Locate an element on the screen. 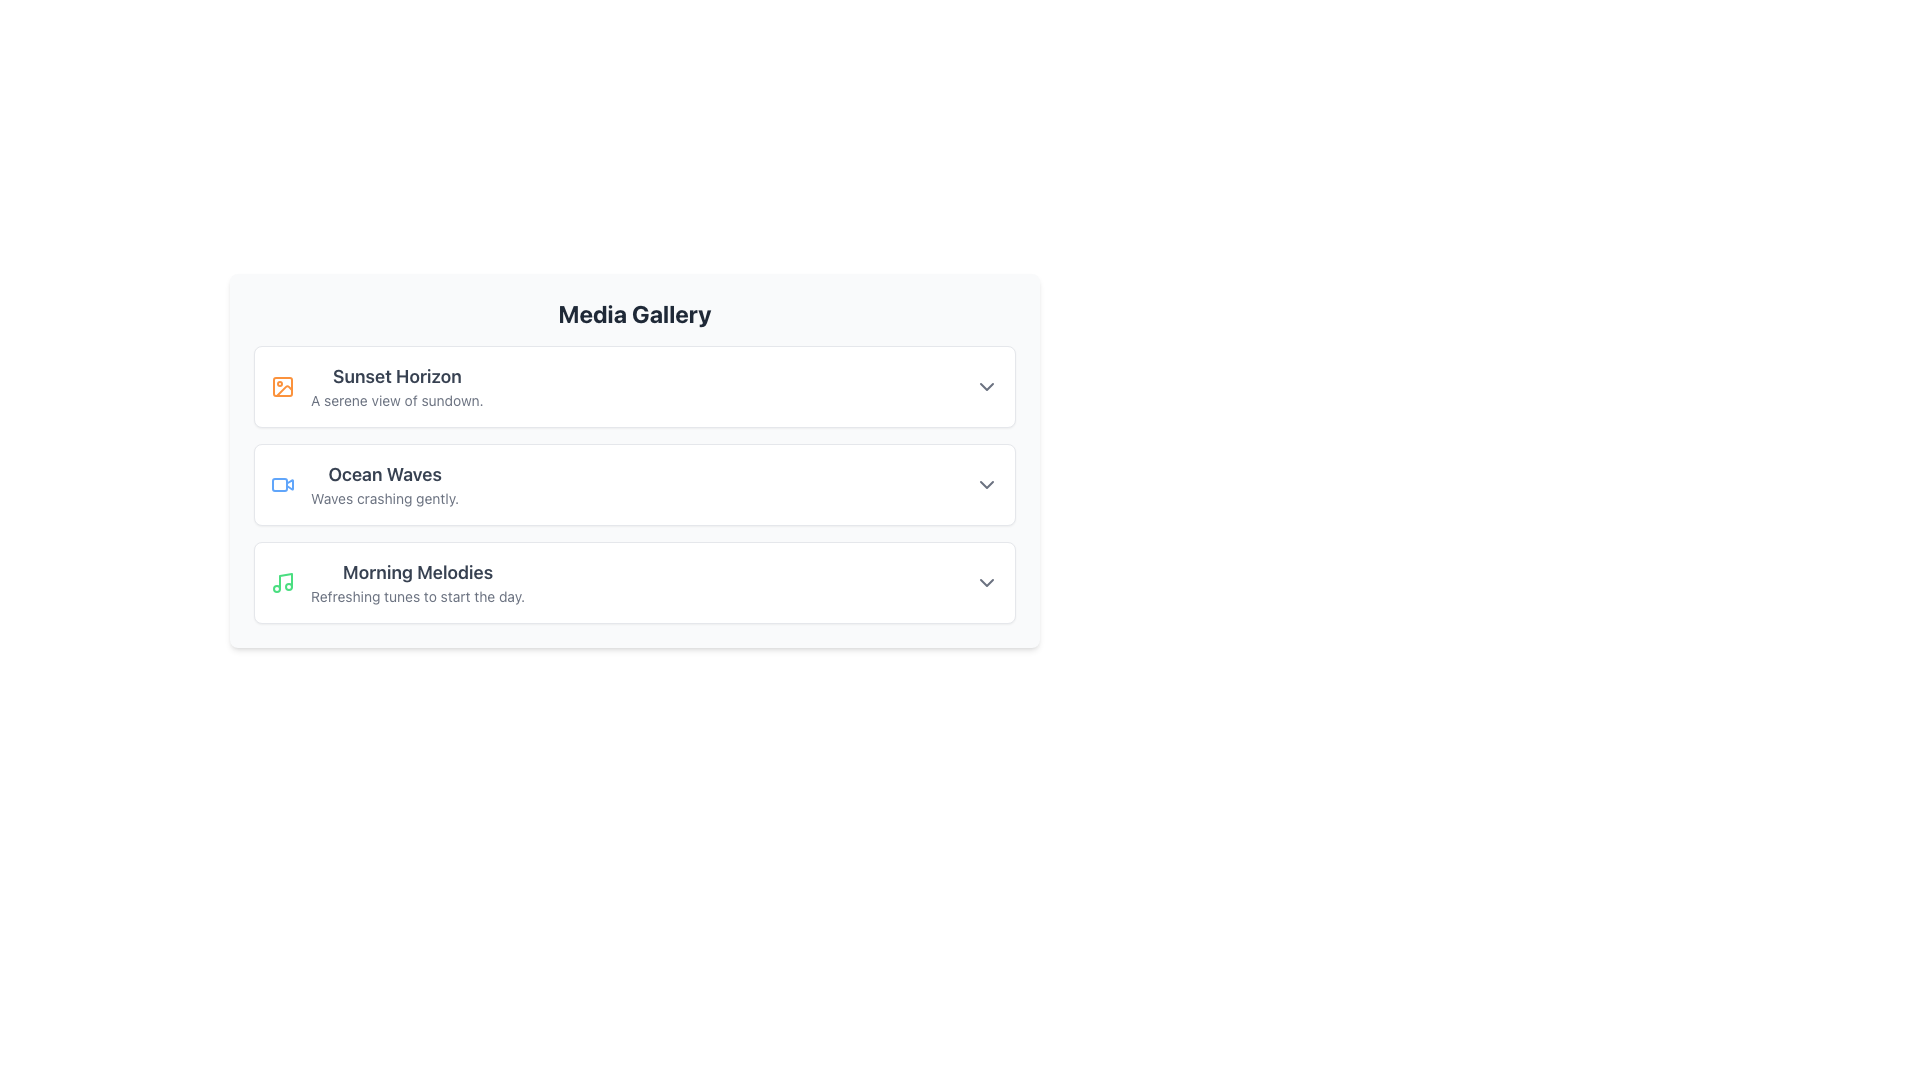 The height and width of the screenshot is (1080, 1920). the photo icon representing the content of the list item labeled 'Sunset Horizon', located at the top-left corner of the first list item is located at coordinates (282, 386).